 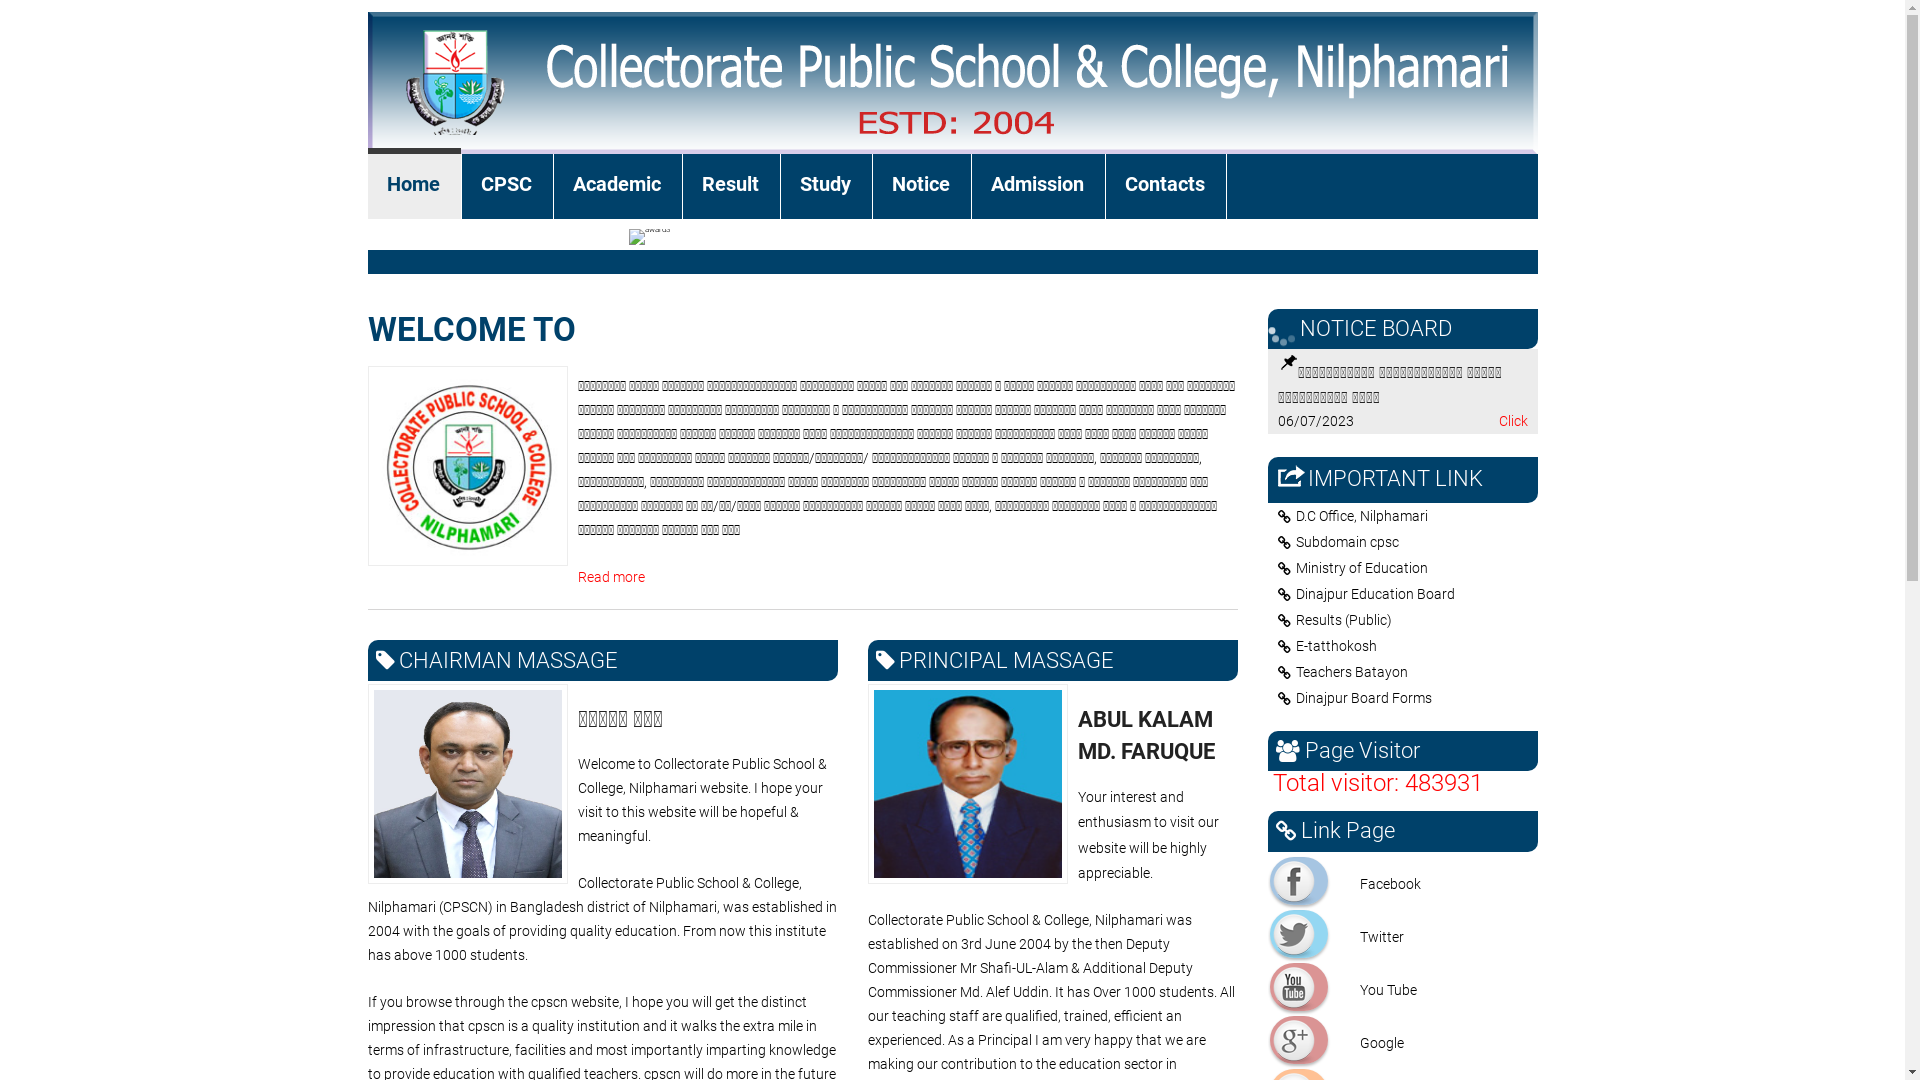 I want to click on 'Read more', so click(x=610, y=577).